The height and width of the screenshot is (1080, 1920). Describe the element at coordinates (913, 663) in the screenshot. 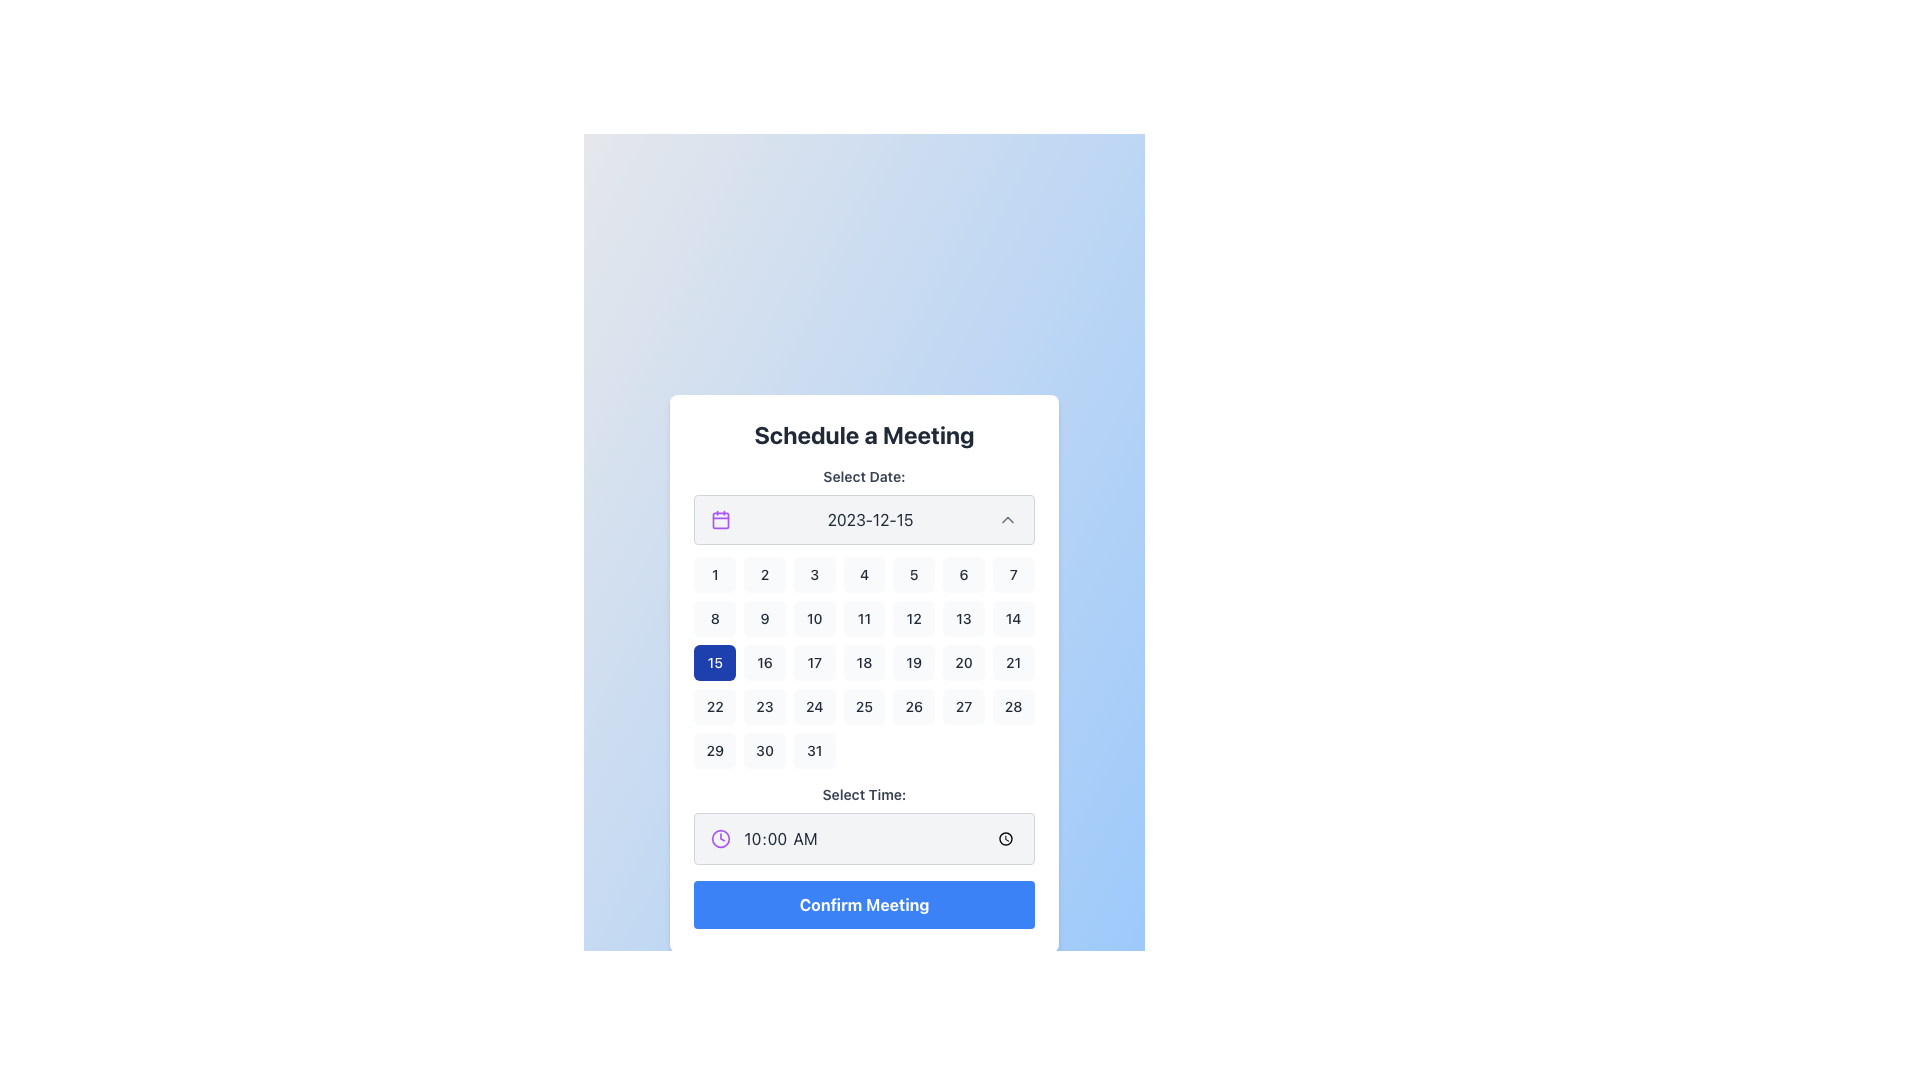

I see `the button representing the selectable day '19' in the calendar view` at that location.